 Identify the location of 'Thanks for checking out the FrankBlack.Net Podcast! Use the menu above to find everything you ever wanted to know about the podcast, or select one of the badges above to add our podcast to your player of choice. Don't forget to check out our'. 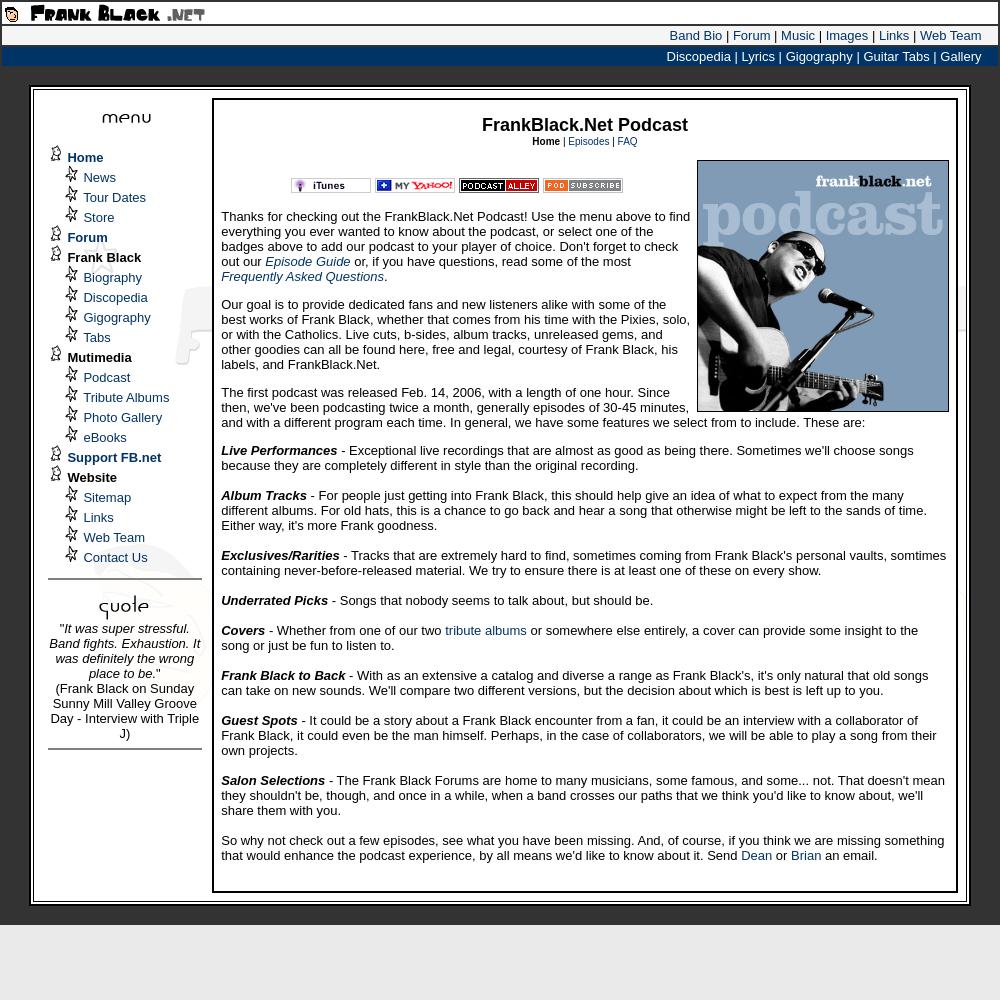
(454, 238).